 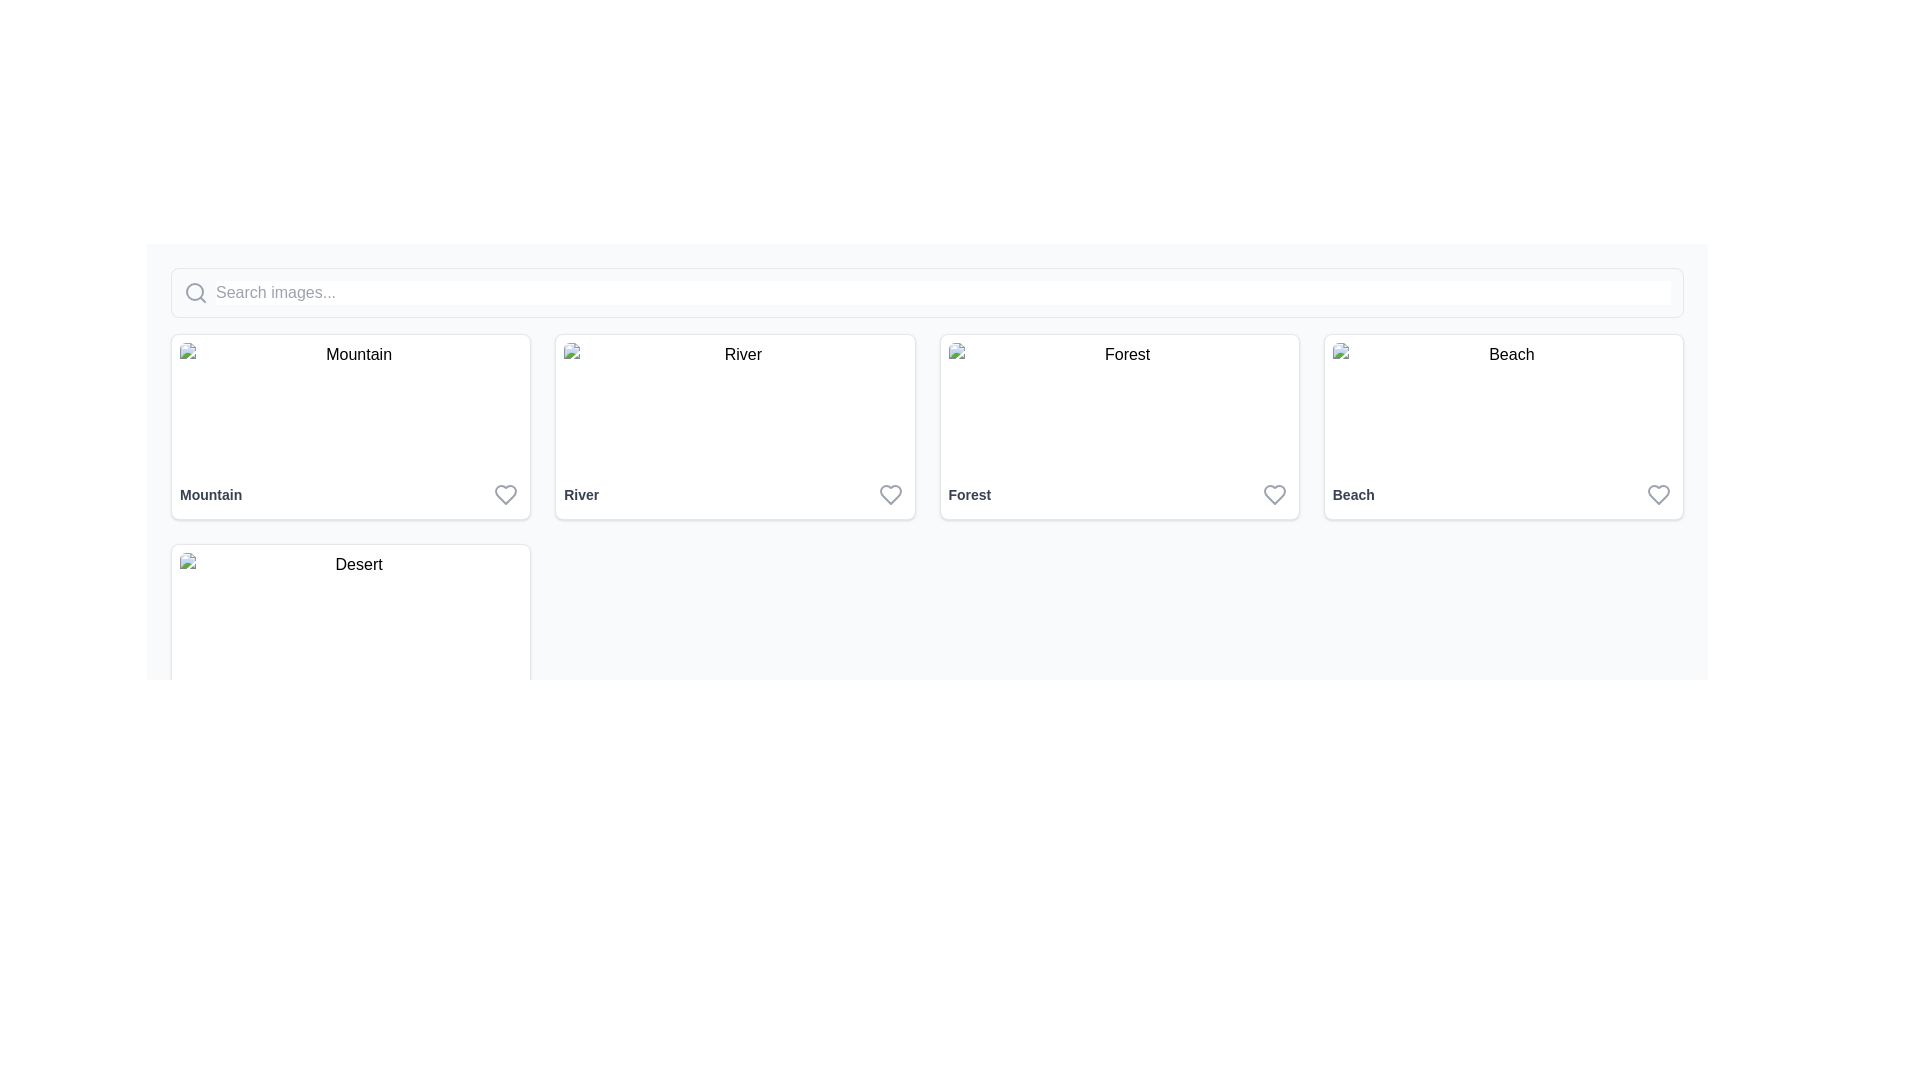 What do you see at coordinates (1273, 494) in the screenshot?
I see `the heart icon button located at the bottom-right of the 'Forest' card to possibly see tooltips` at bounding box center [1273, 494].